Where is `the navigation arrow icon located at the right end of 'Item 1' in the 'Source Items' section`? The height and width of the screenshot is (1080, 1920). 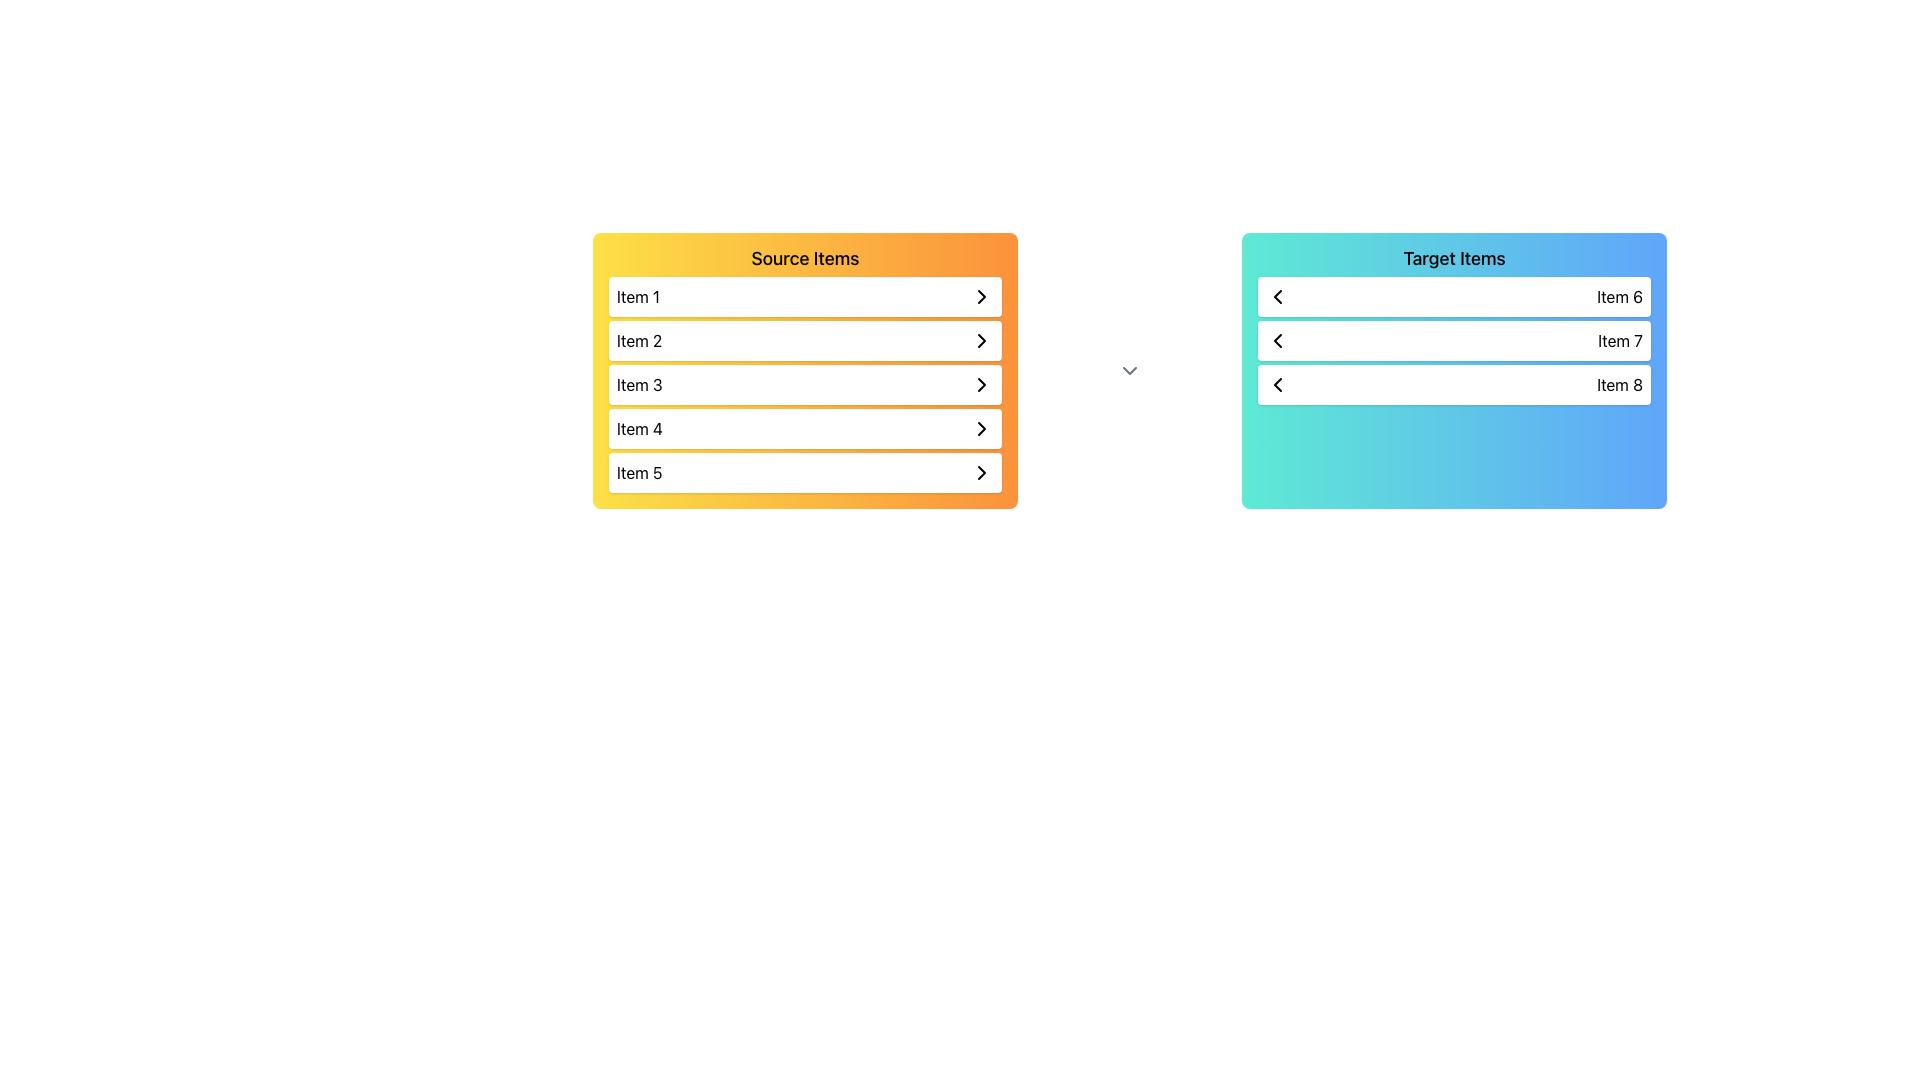 the navigation arrow icon located at the right end of 'Item 1' in the 'Source Items' section is located at coordinates (981, 297).